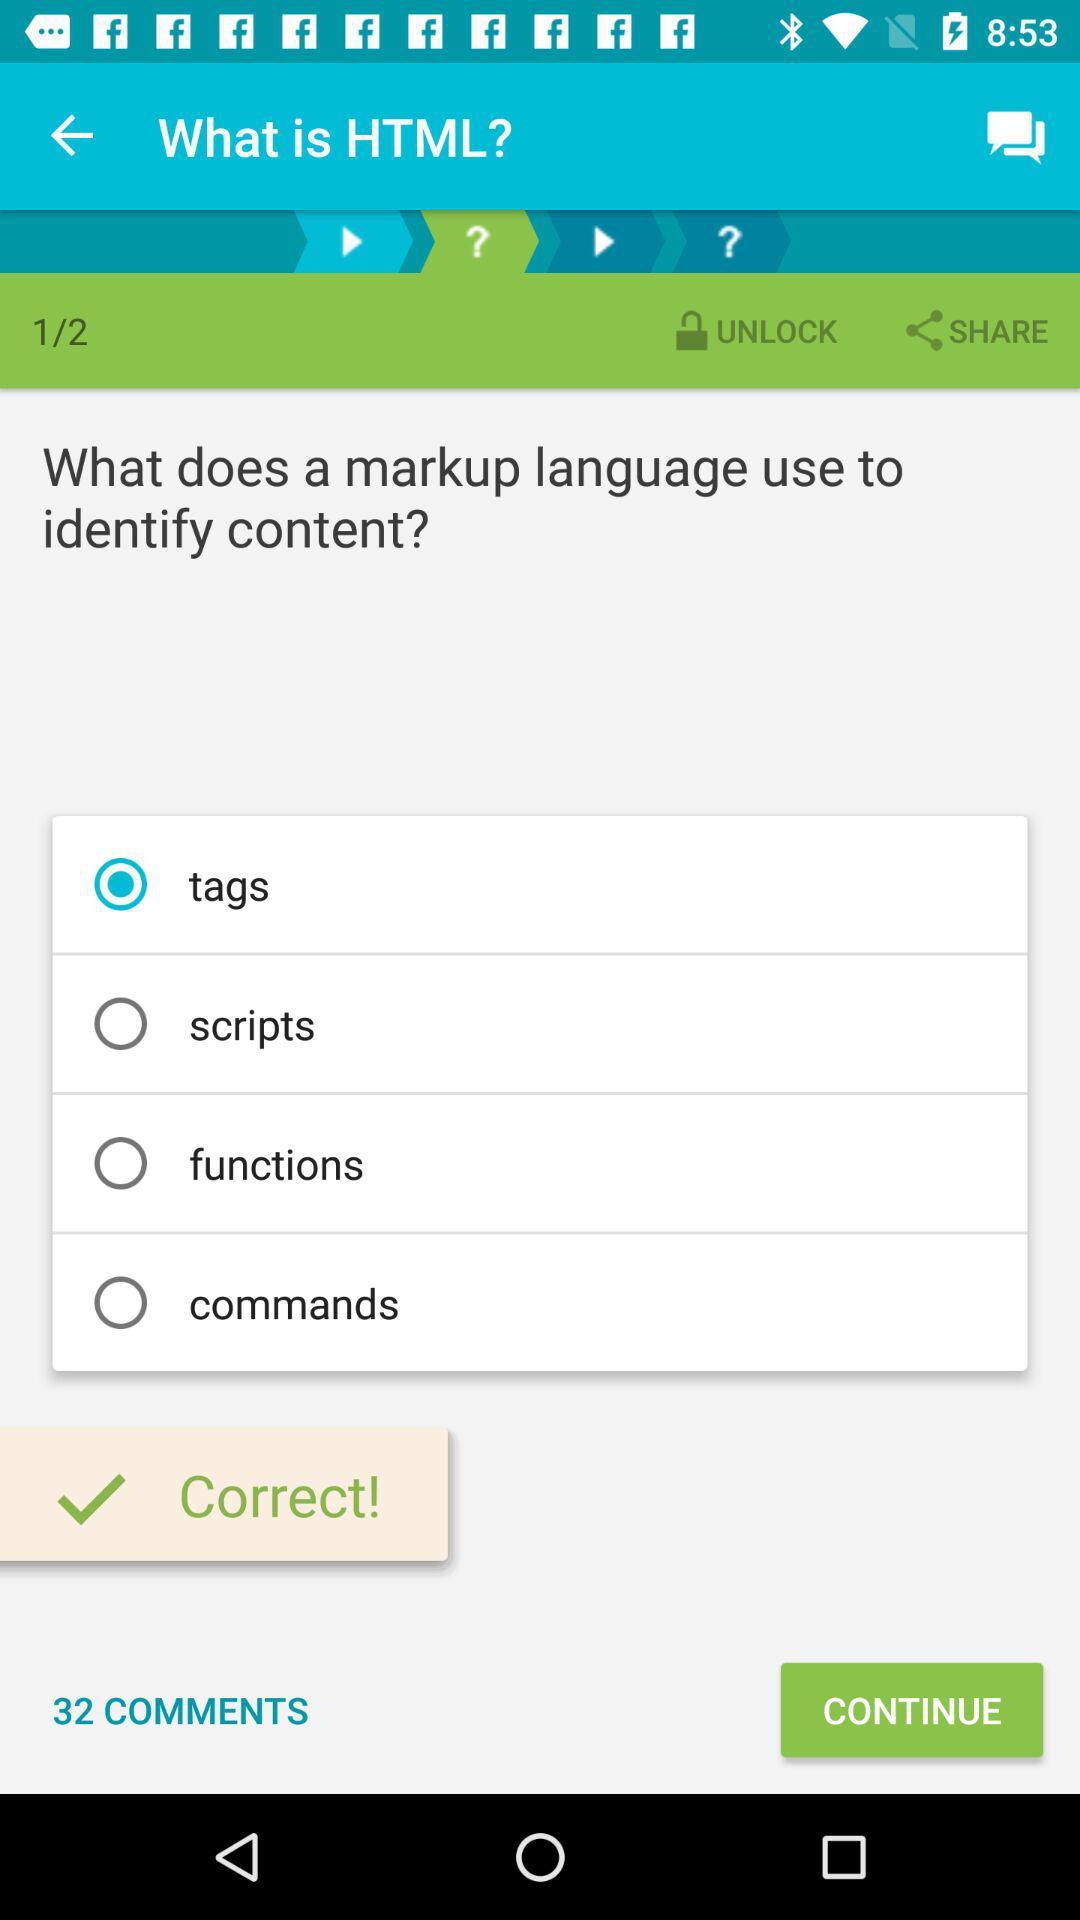  I want to click on help, so click(729, 240).